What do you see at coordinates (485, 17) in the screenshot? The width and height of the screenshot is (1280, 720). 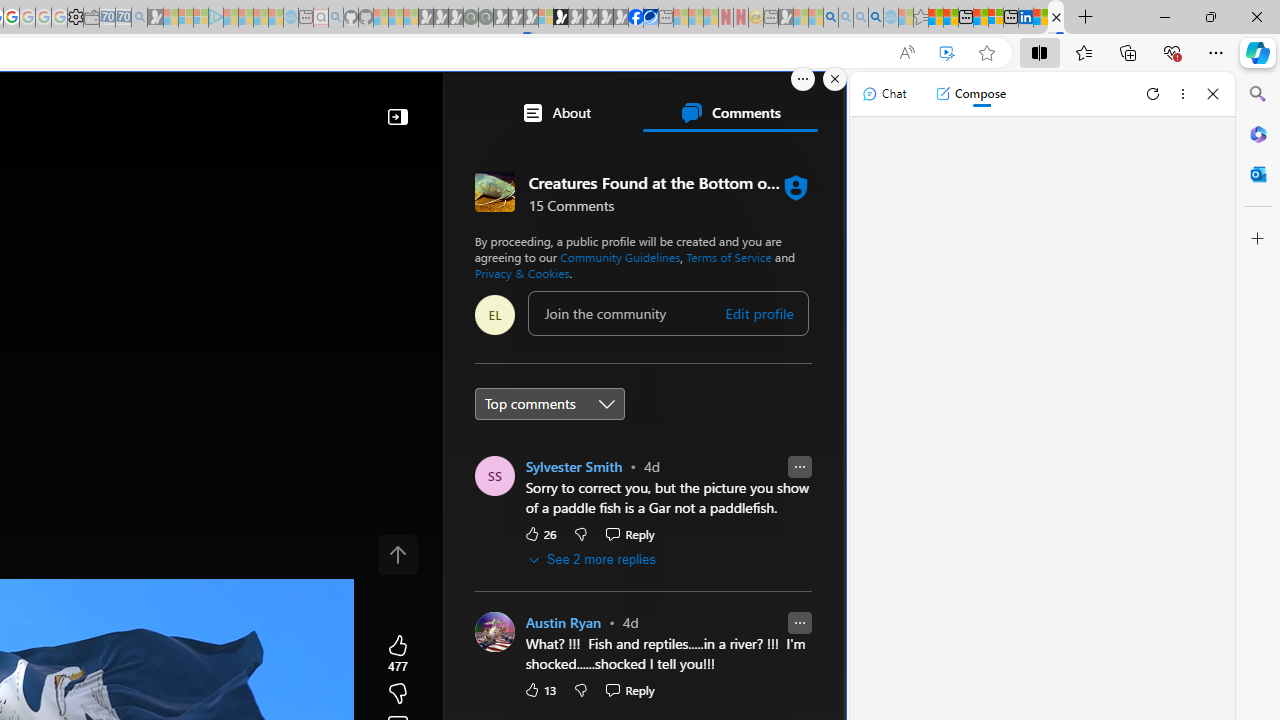 I see `'Future Focus Report 2024 - Sleeping'` at bounding box center [485, 17].